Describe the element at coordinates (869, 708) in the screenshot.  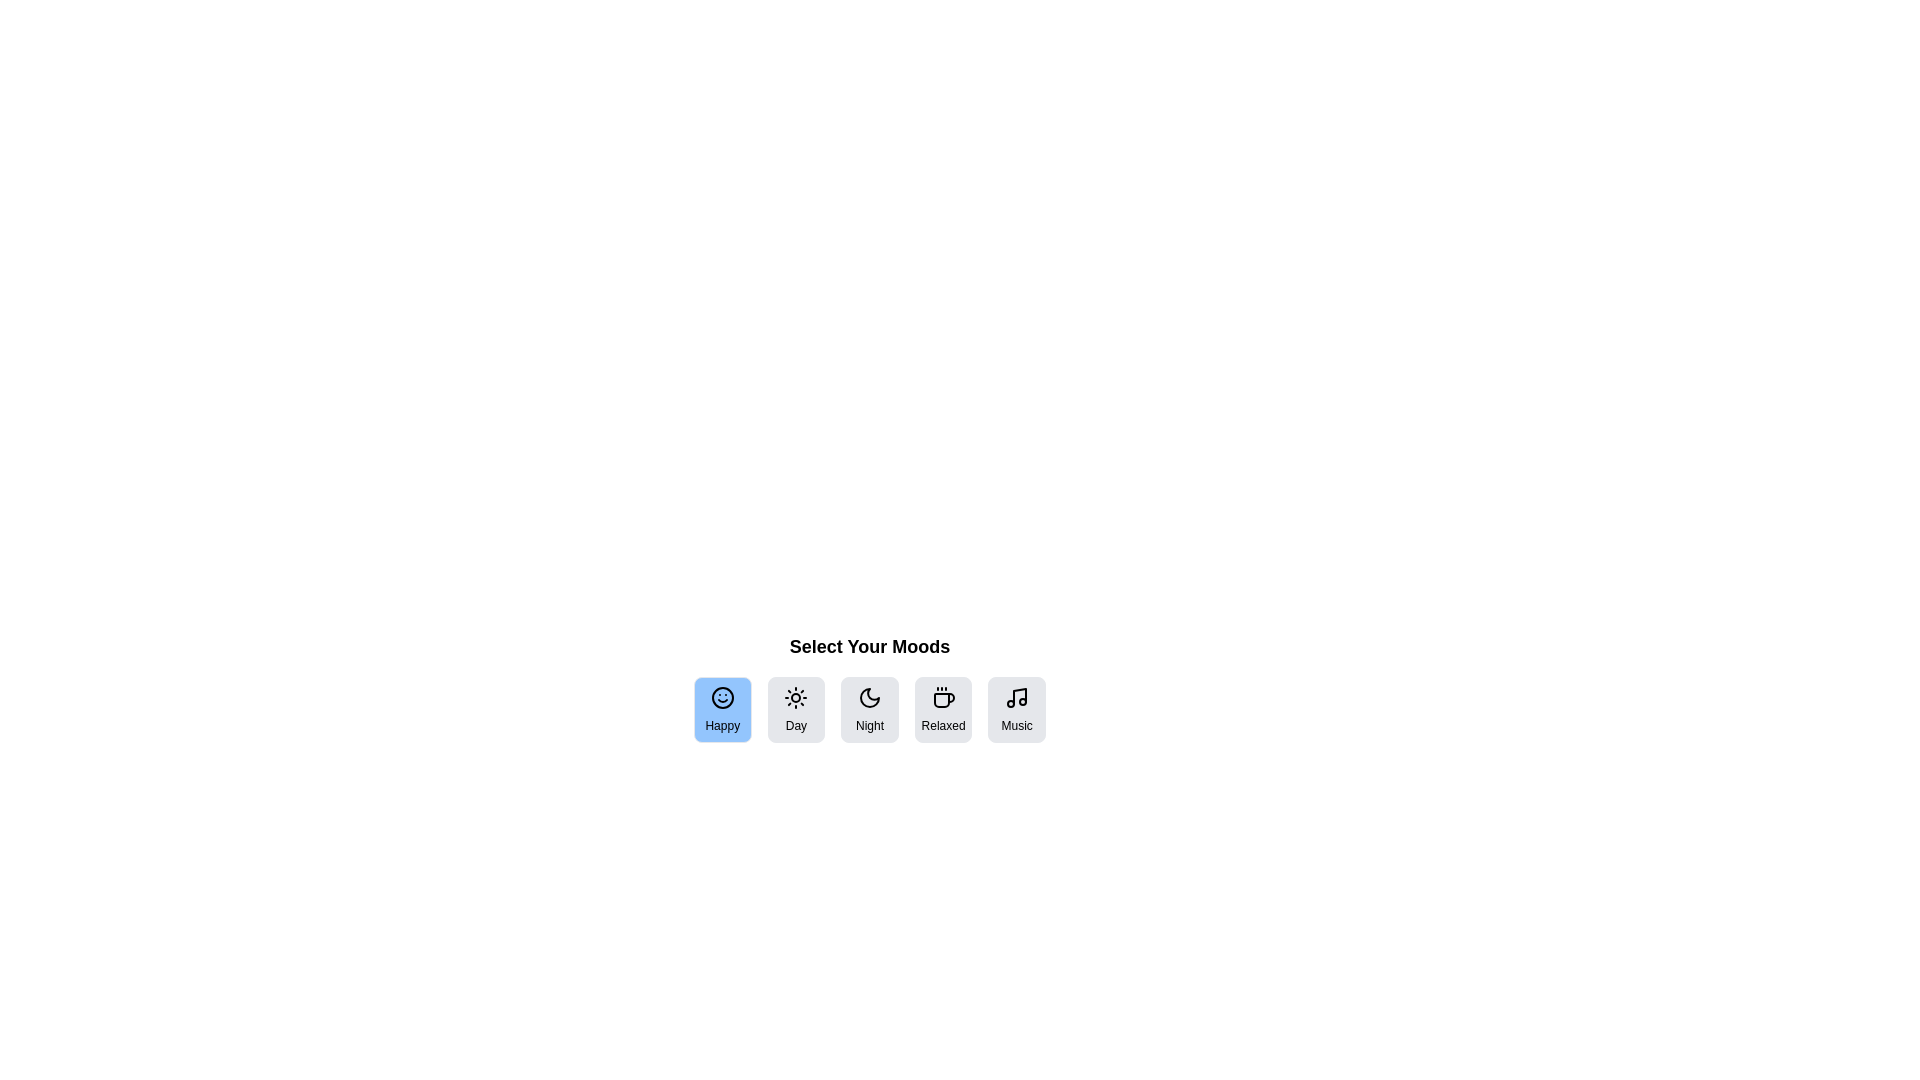
I see `the 'Night' mood button which is the third button in a row of five, located under the header 'Select Your Moods'` at that location.